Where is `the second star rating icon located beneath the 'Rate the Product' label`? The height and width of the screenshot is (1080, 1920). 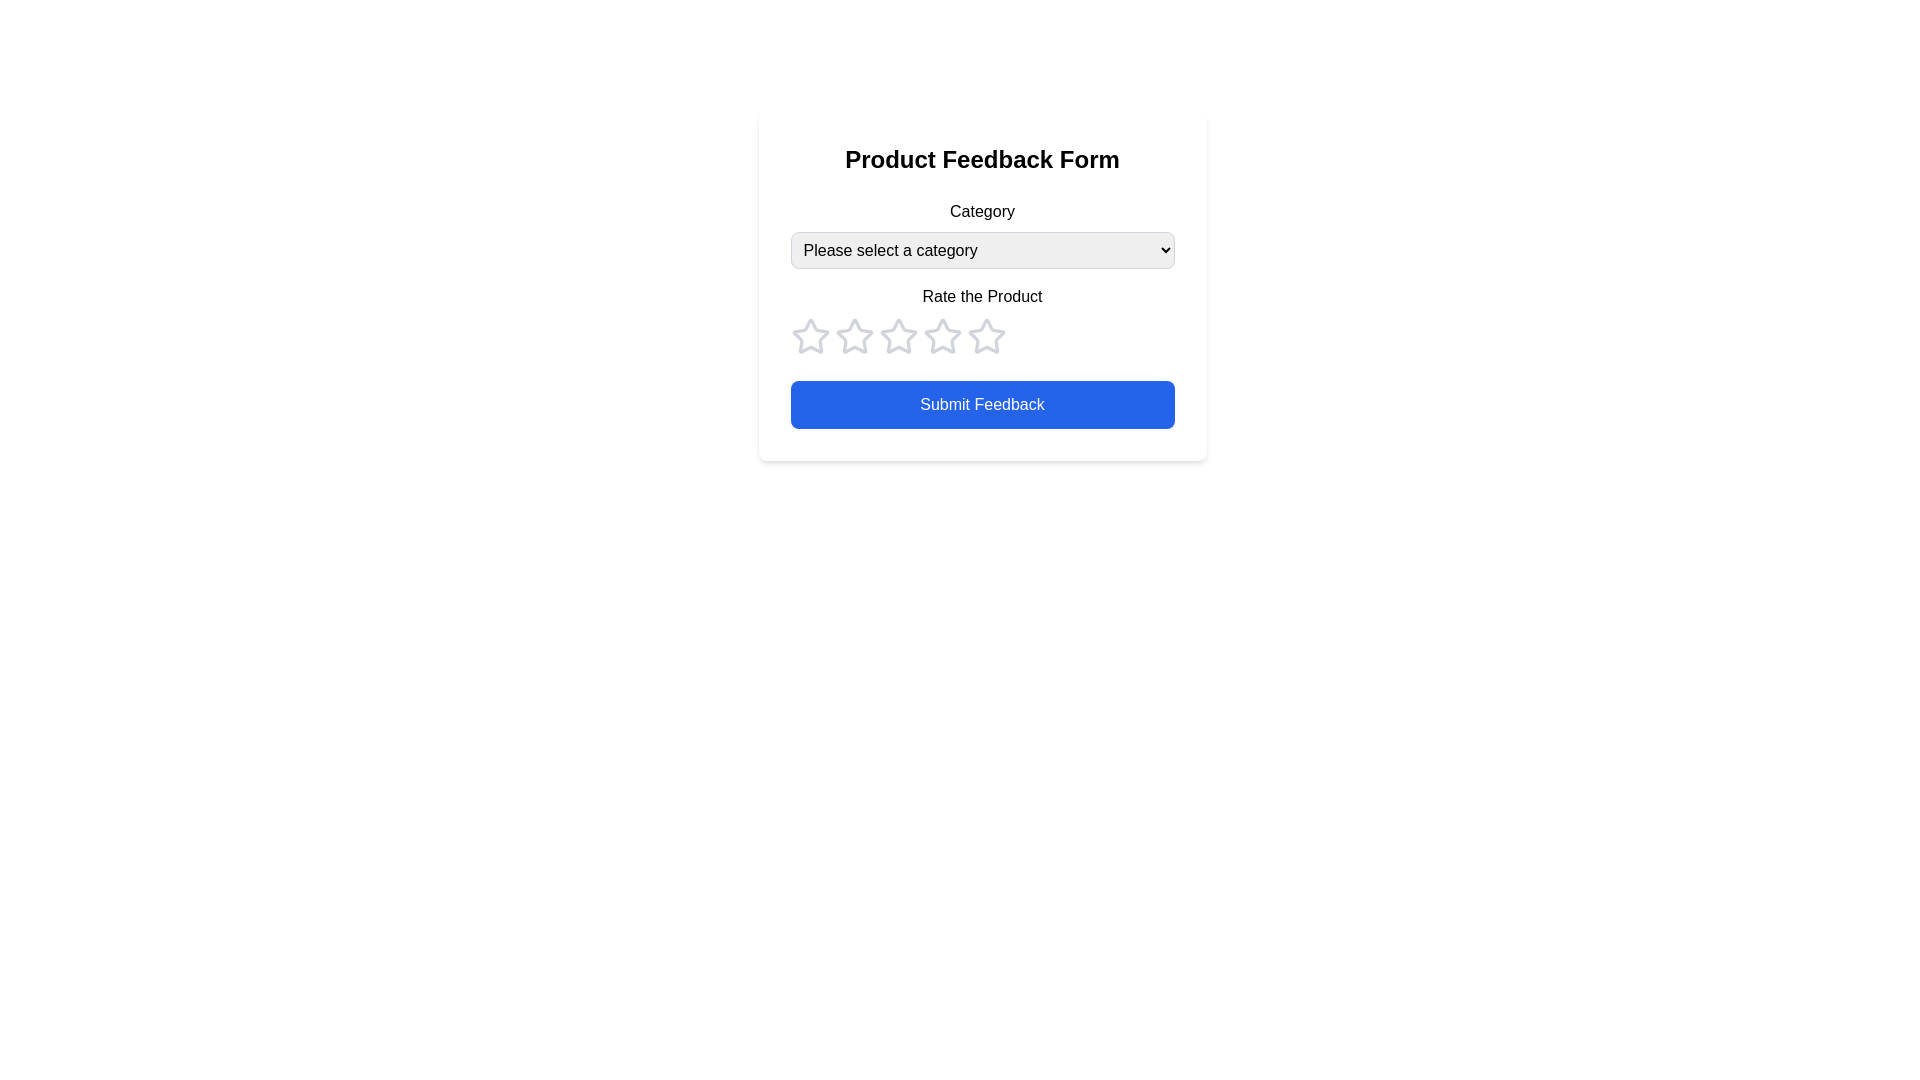 the second star rating icon located beneath the 'Rate the Product' label is located at coordinates (854, 335).